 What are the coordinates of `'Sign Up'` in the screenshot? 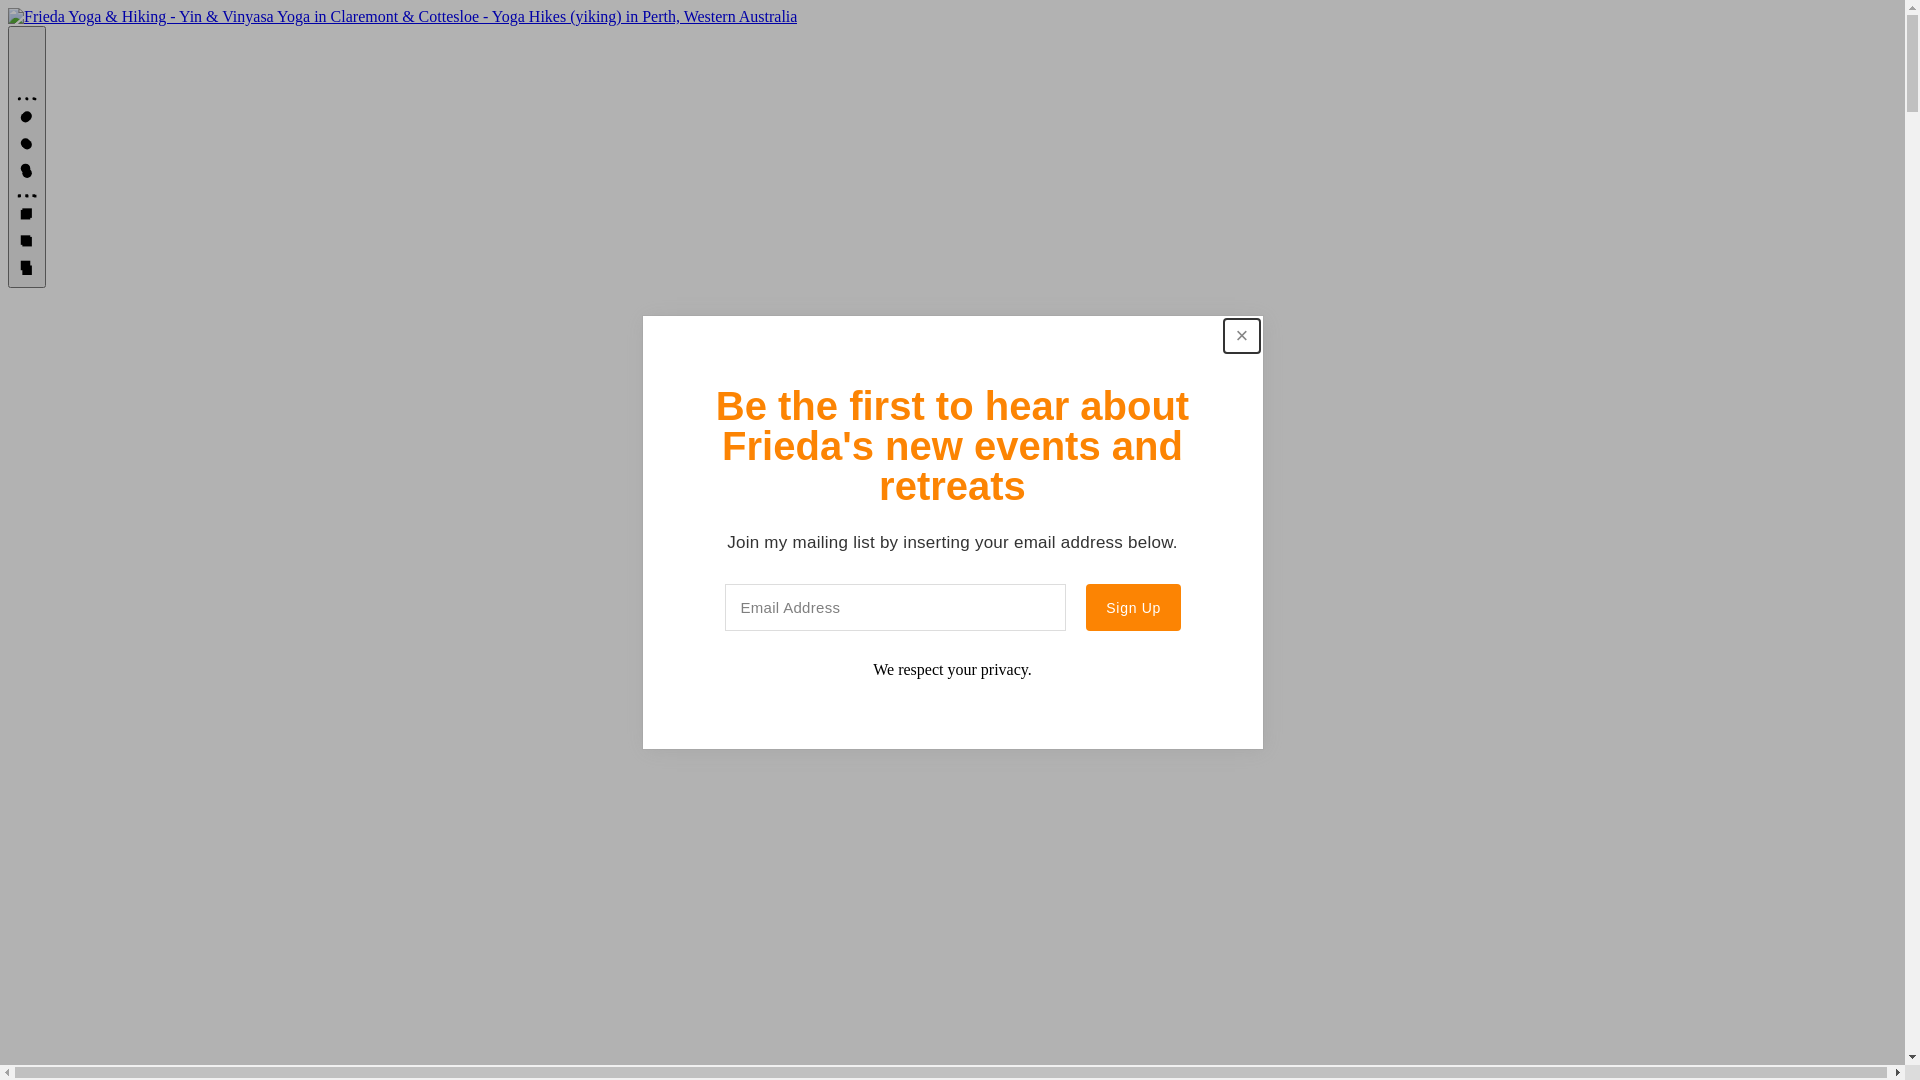 It's located at (1132, 606).